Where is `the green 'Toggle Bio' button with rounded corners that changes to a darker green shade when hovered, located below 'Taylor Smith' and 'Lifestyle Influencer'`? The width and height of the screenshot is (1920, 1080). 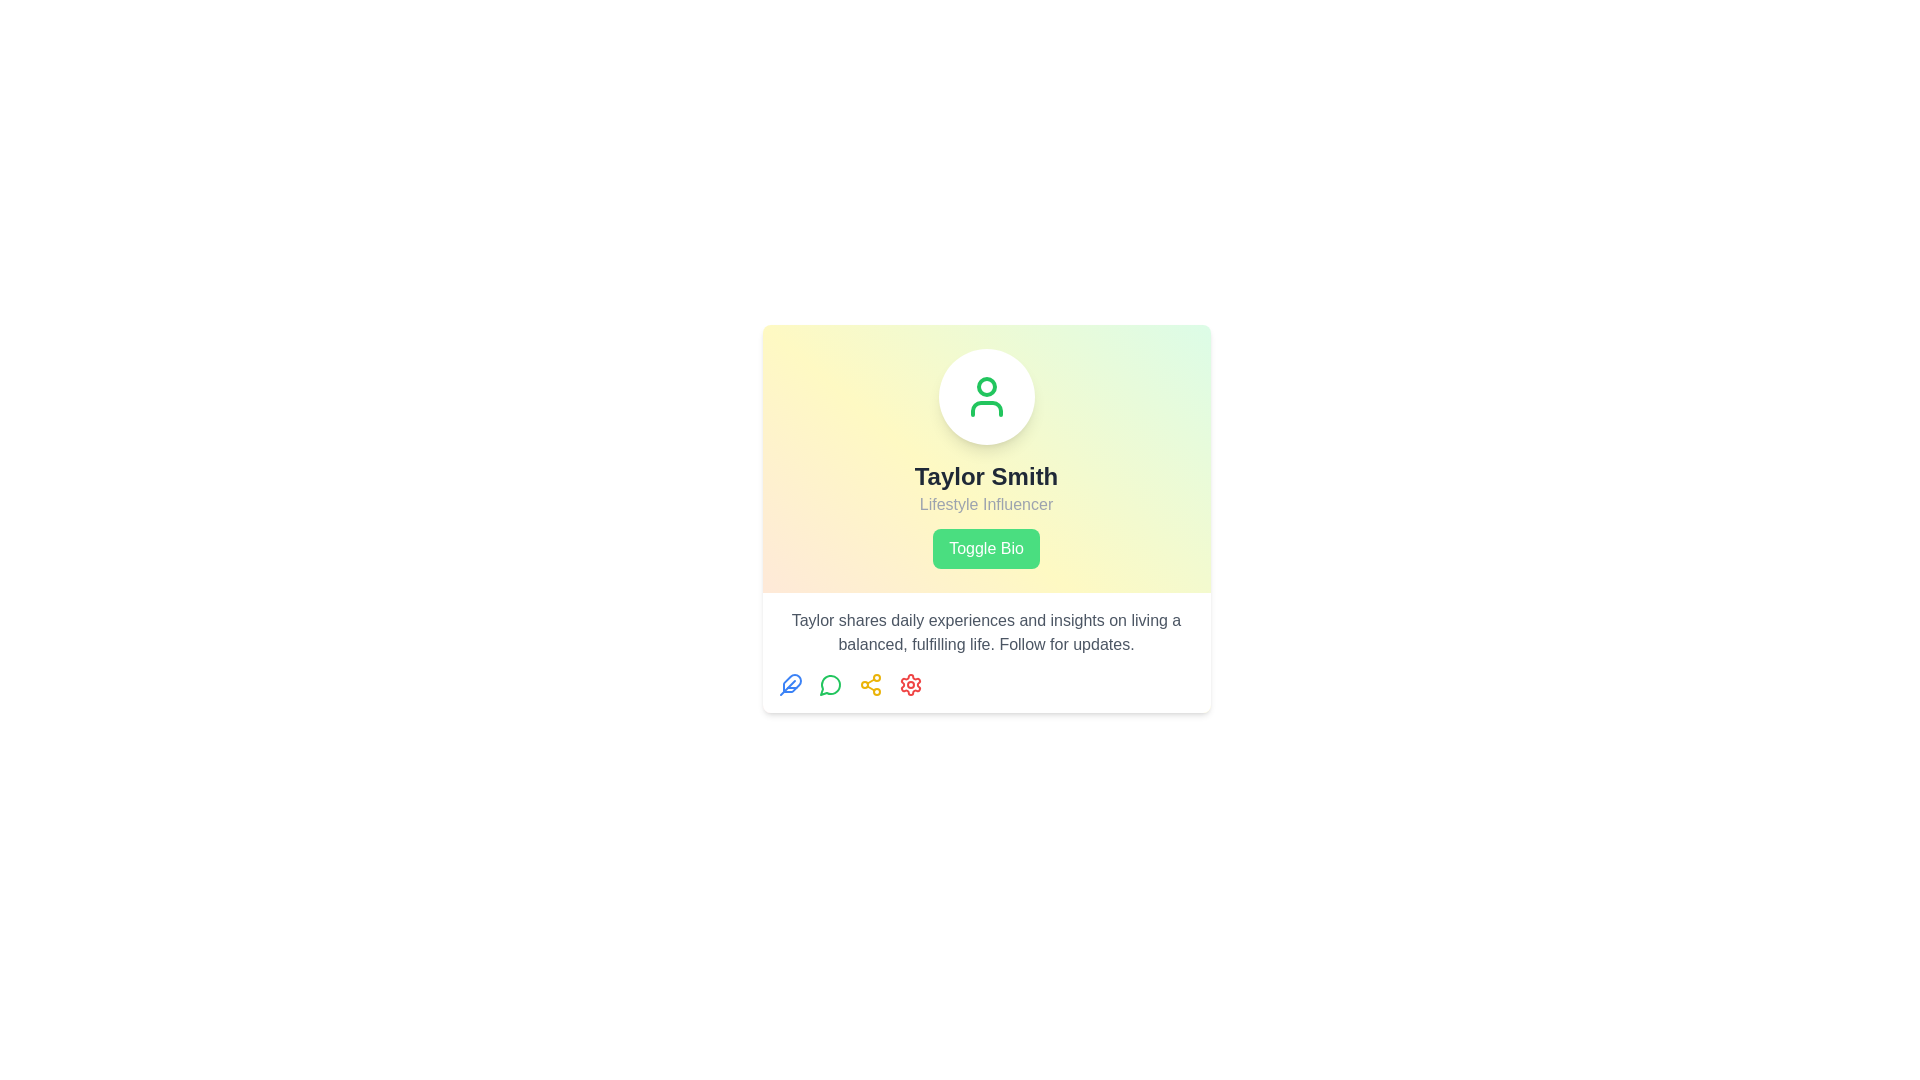
the green 'Toggle Bio' button with rounded corners that changes to a darker green shade when hovered, located below 'Taylor Smith' and 'Lifestyle Influencer' is located at coordinates (986, 548).